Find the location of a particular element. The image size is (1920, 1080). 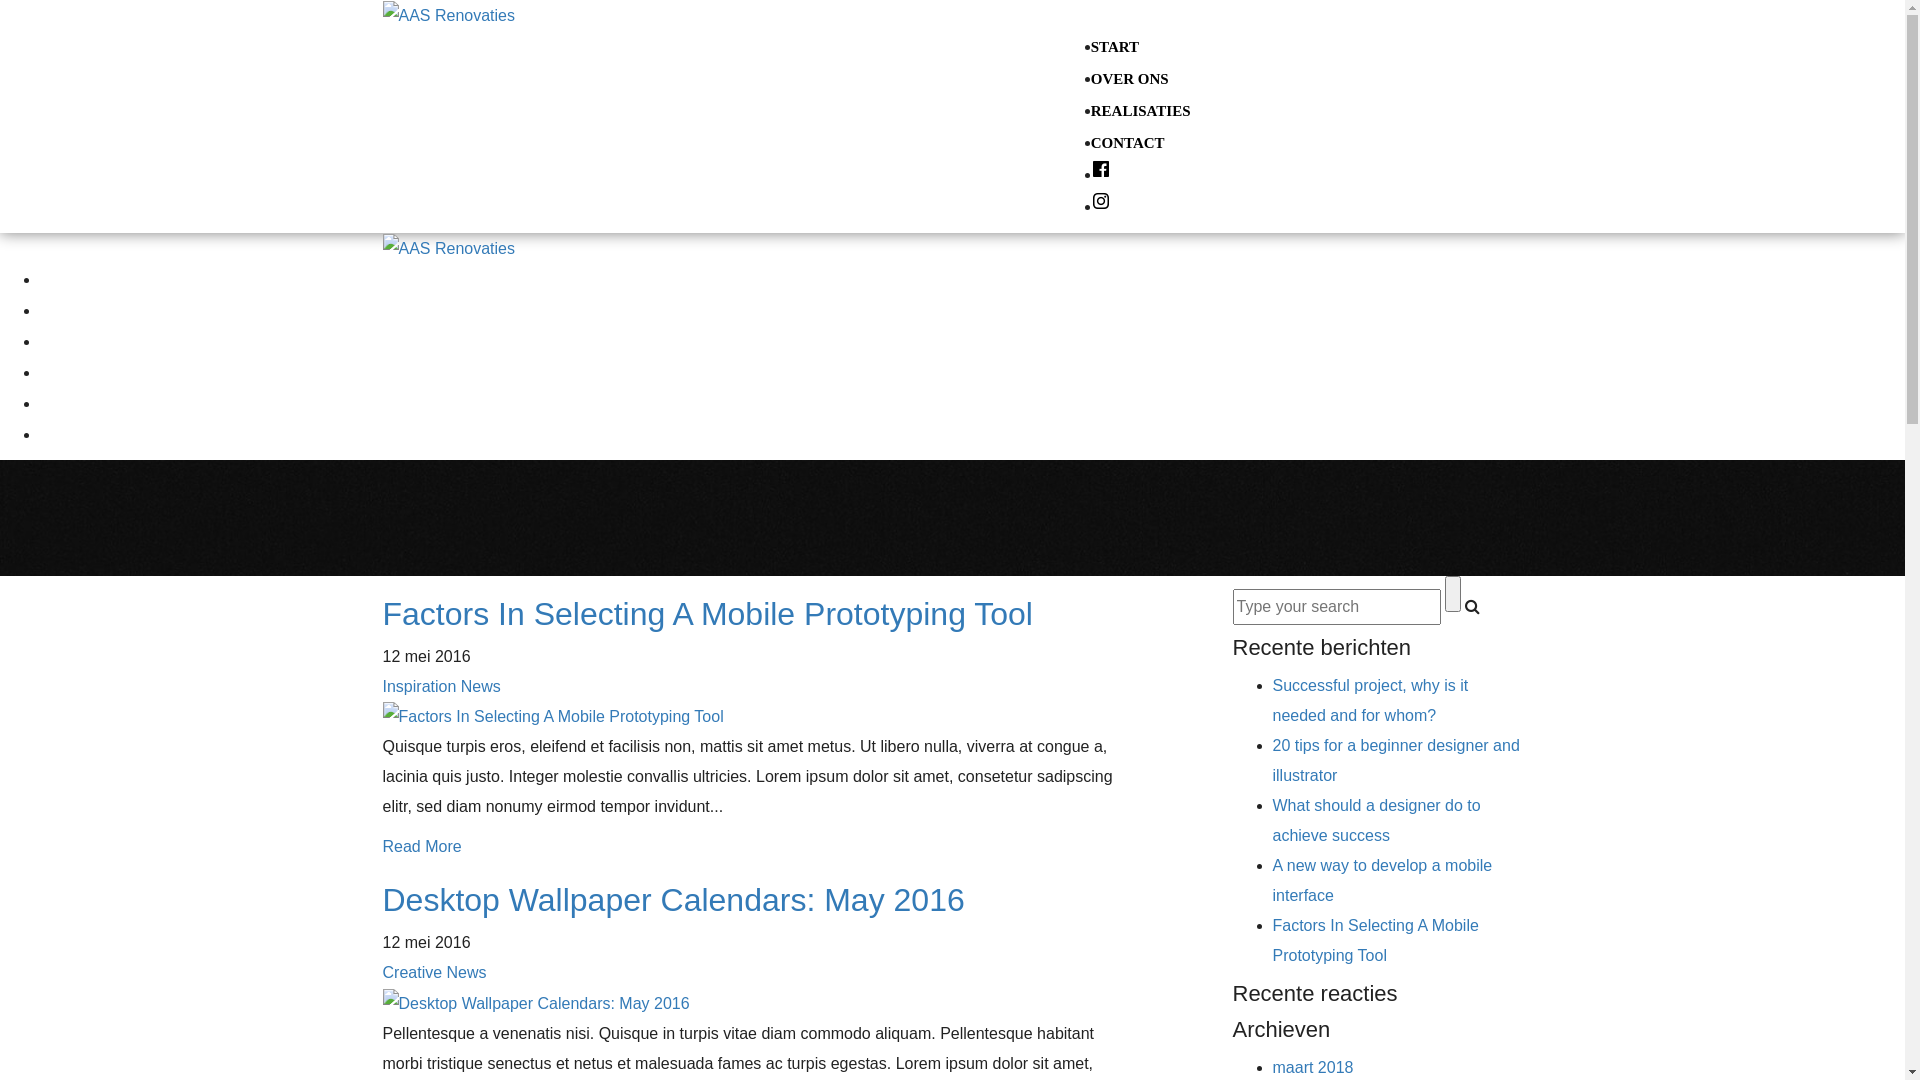

'Factors In Selecting A Mobile Prototyping Tool' is located at coordinates (706, 612).